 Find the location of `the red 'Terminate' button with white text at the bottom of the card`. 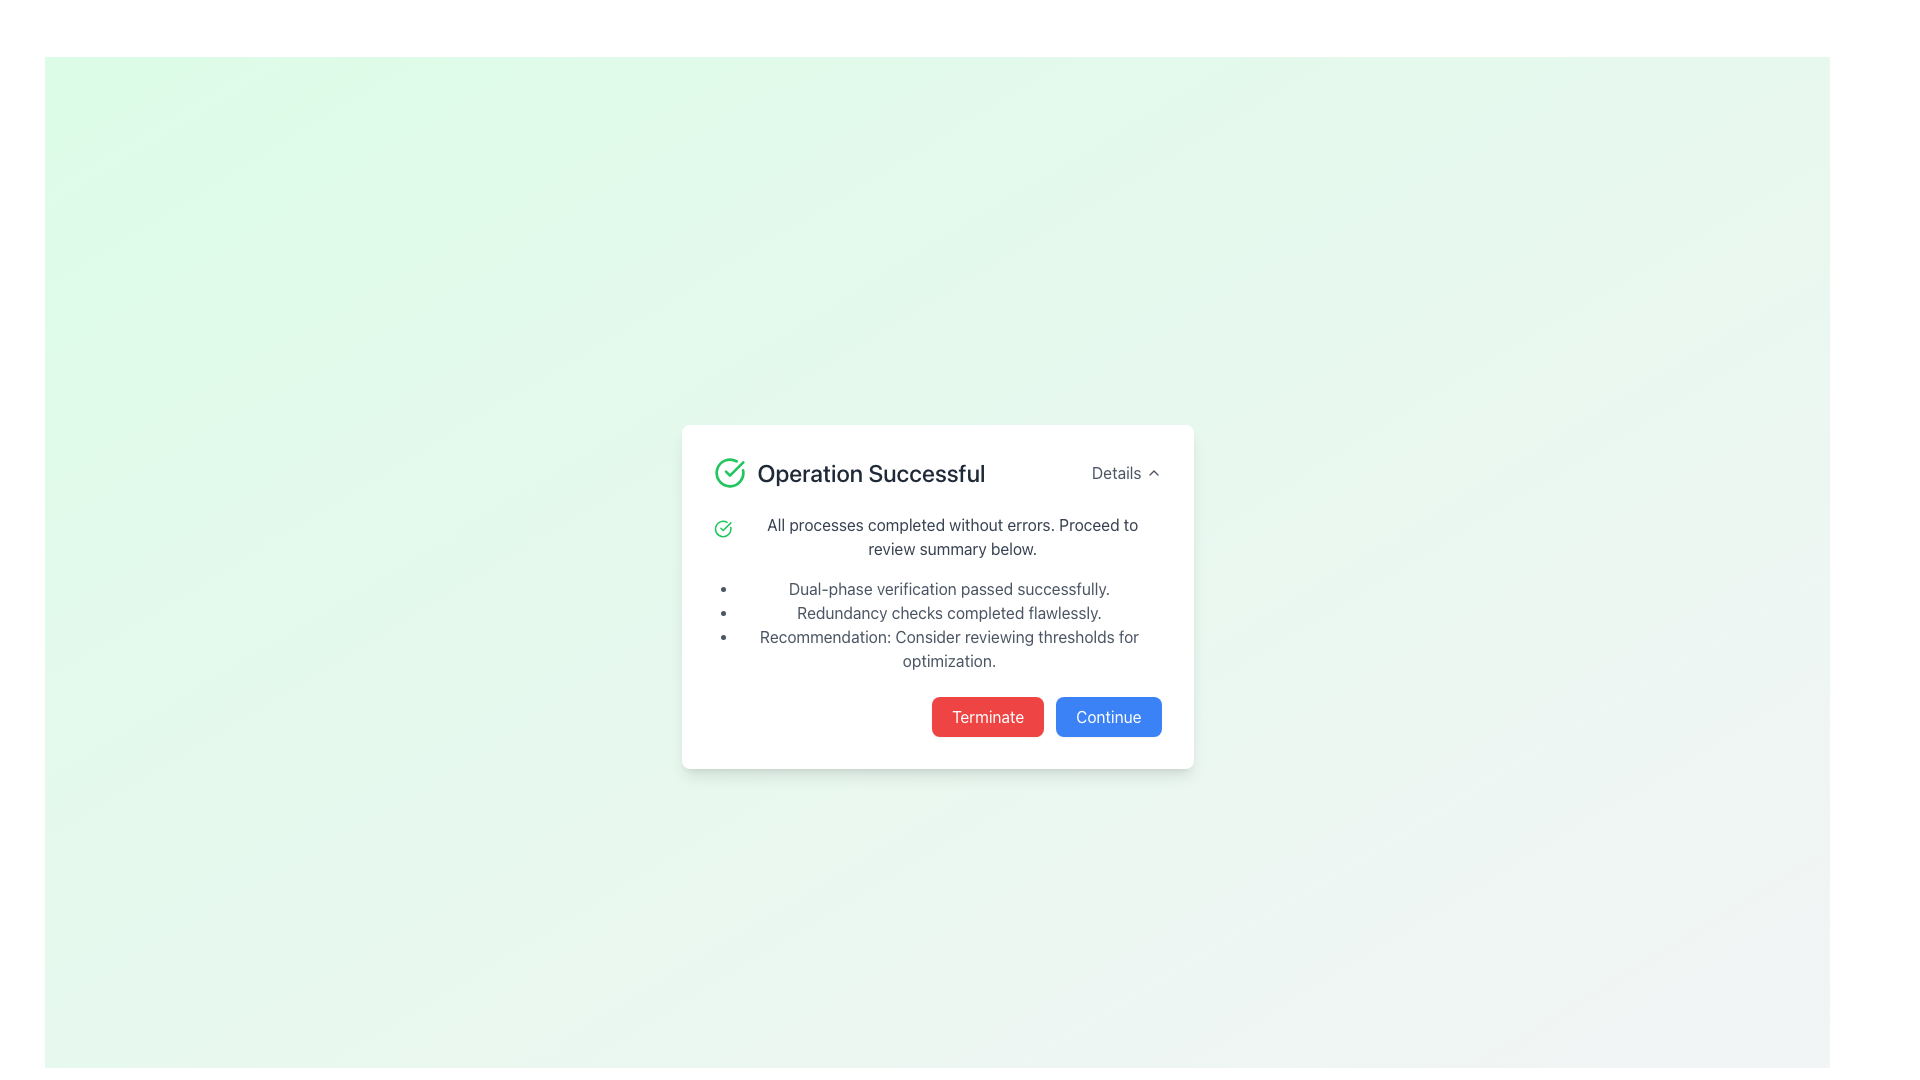

the red 'Terminate' button with white text at the bottom of the card is located at coordinates (988, 716).